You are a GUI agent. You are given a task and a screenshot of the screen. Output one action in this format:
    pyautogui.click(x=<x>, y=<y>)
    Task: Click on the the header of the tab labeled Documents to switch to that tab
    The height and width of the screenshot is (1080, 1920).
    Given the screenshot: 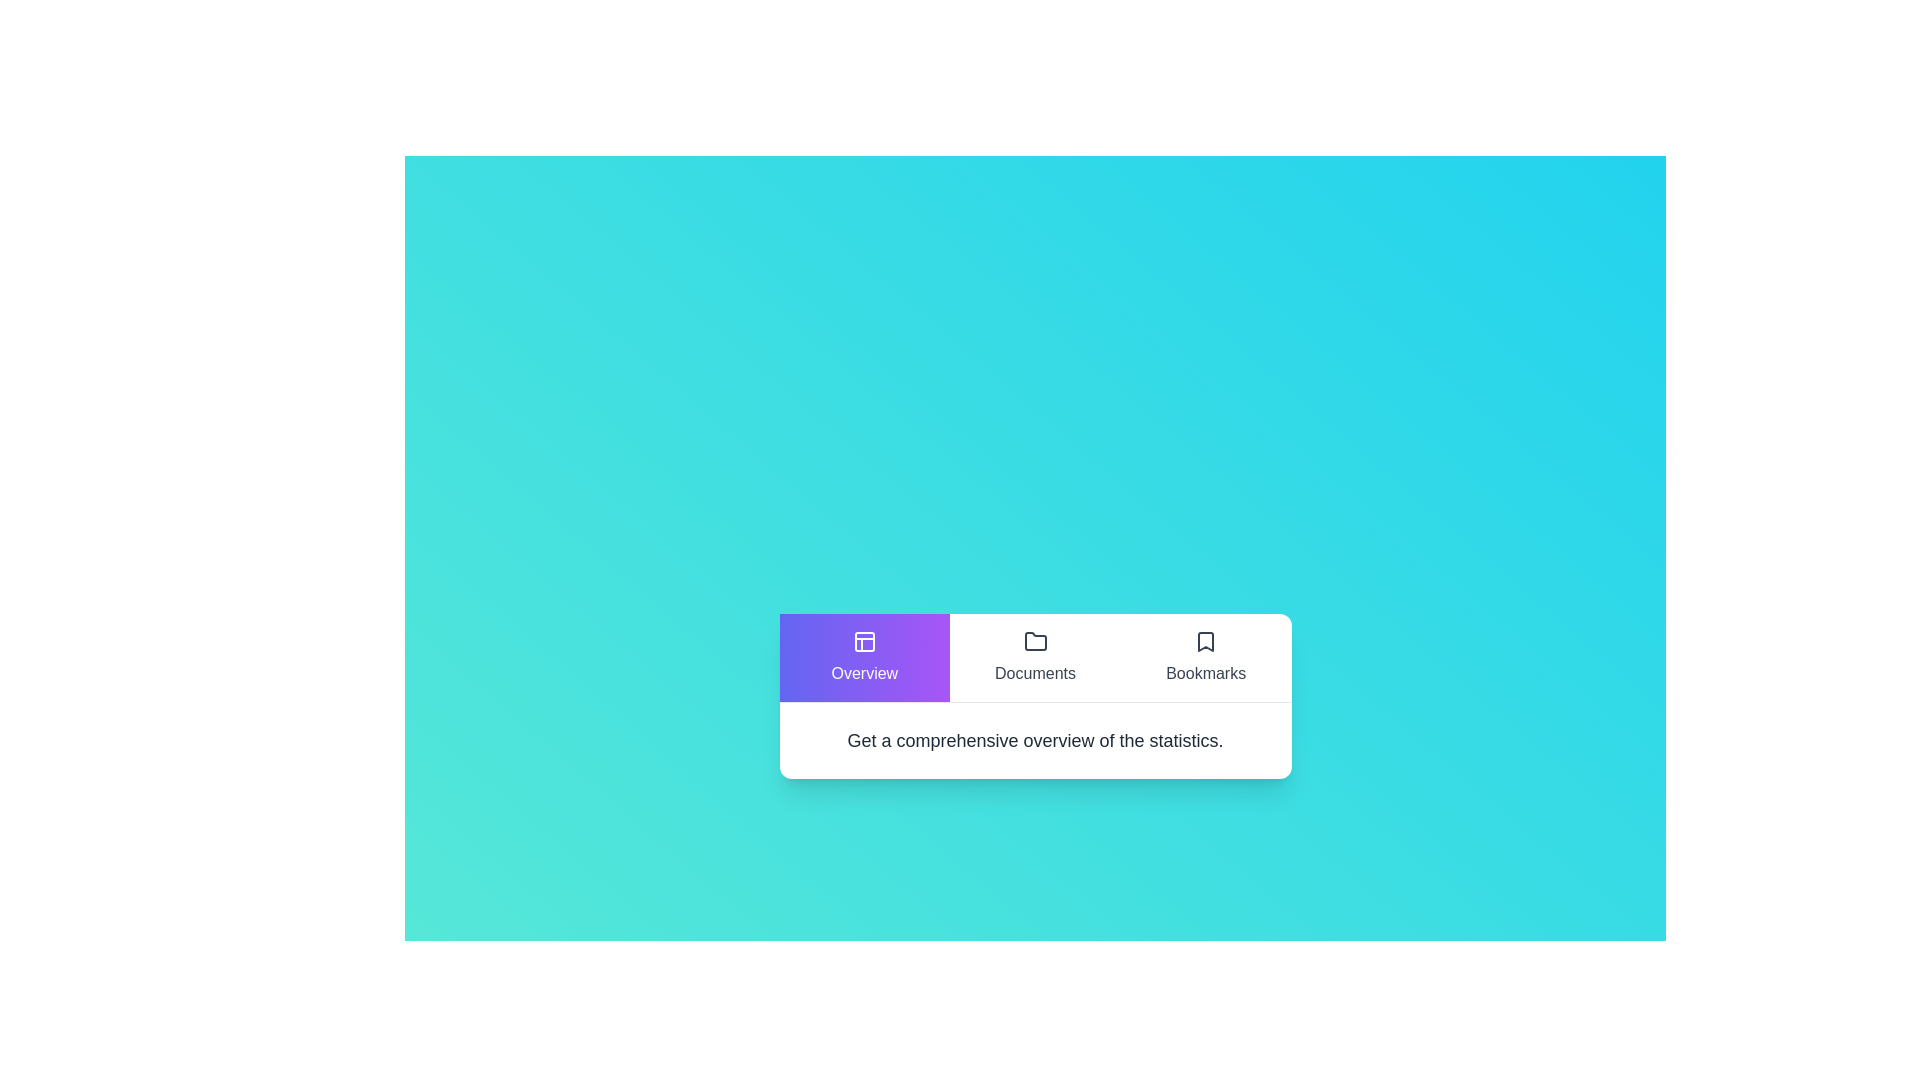 What is the action you would take?
    pyautogui.click(x=1035, y=657)
    